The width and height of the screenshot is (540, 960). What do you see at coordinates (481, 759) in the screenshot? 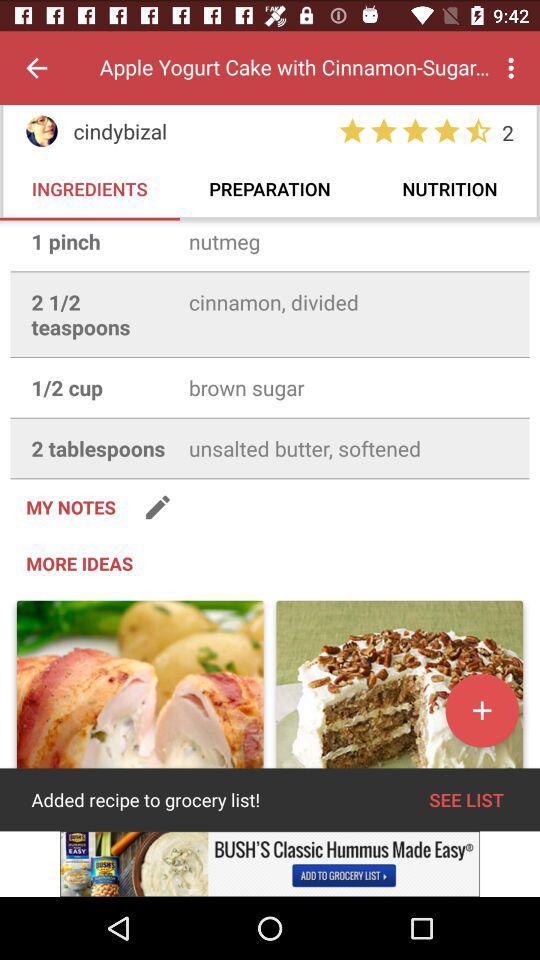
I see `the add icon` at bounding box center [481, 759].